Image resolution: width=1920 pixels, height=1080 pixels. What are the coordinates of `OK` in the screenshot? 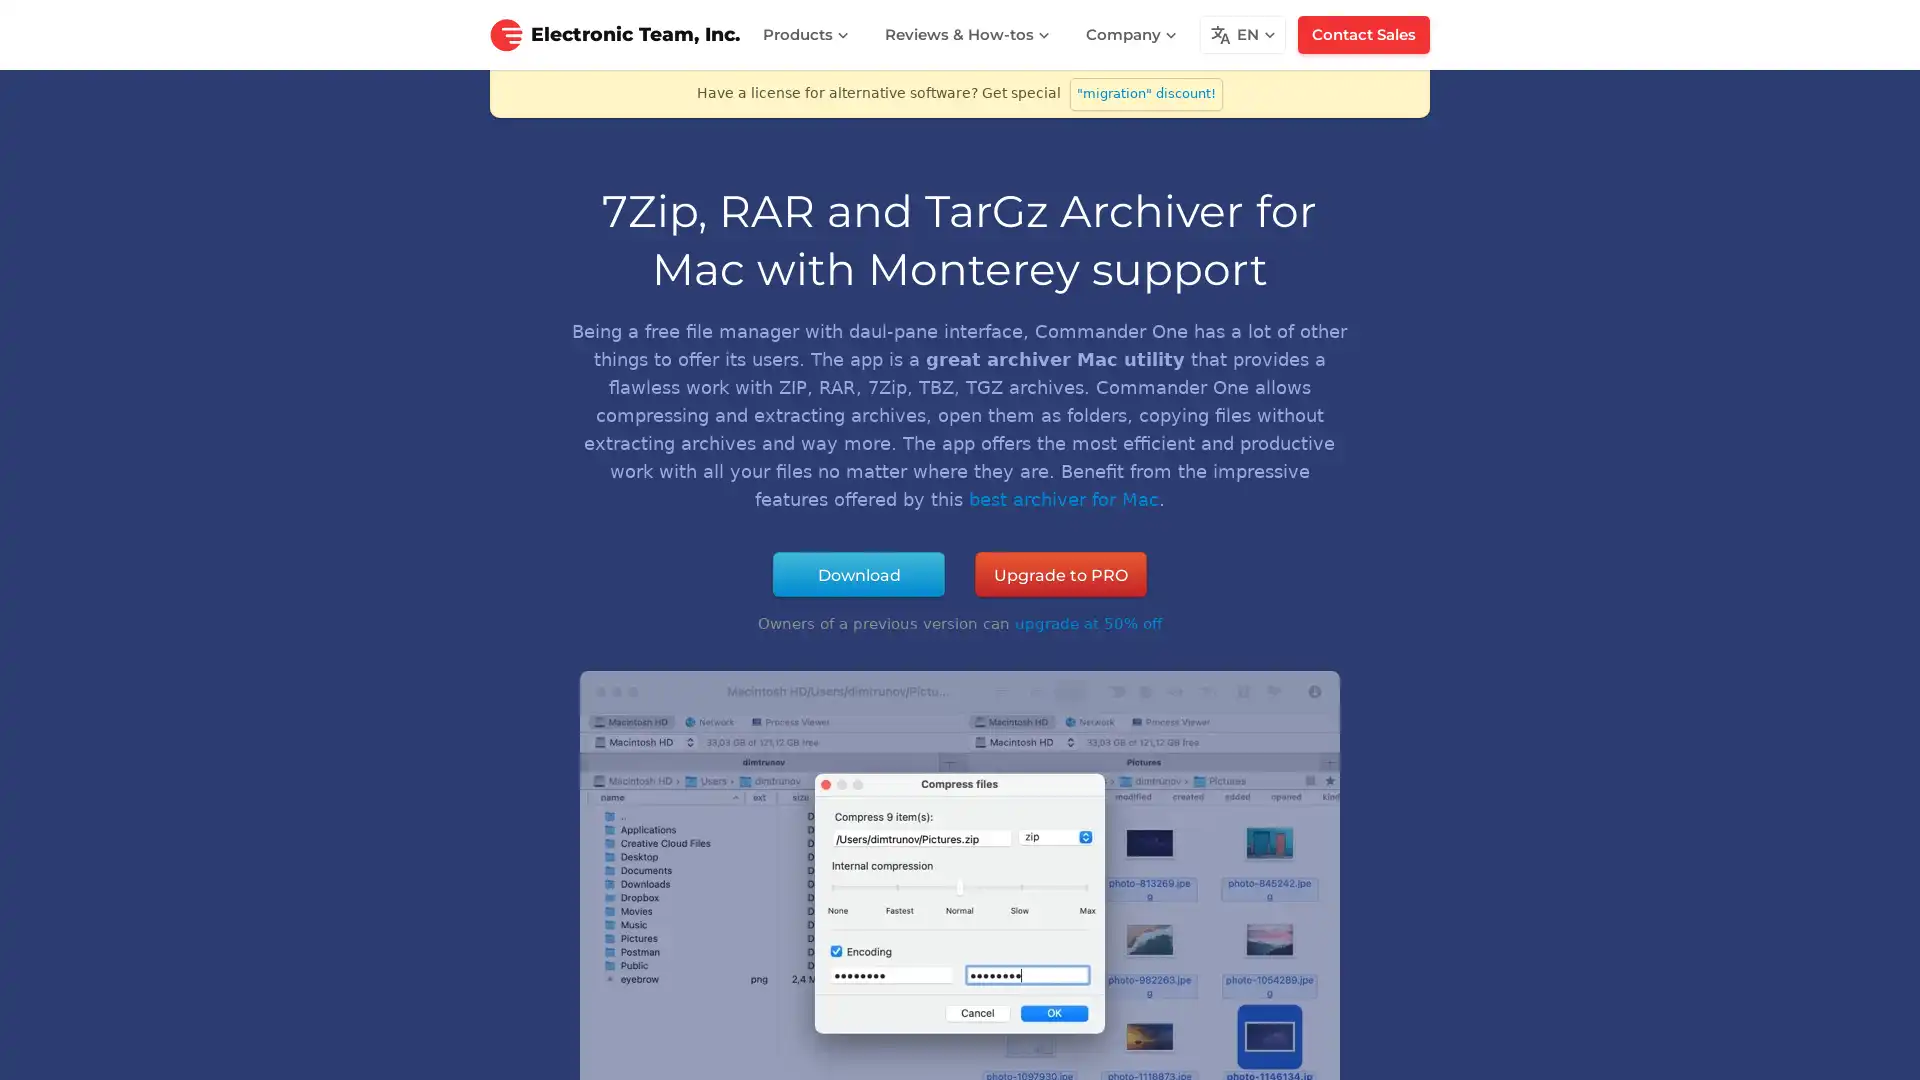 It's located at (1379, 1048).